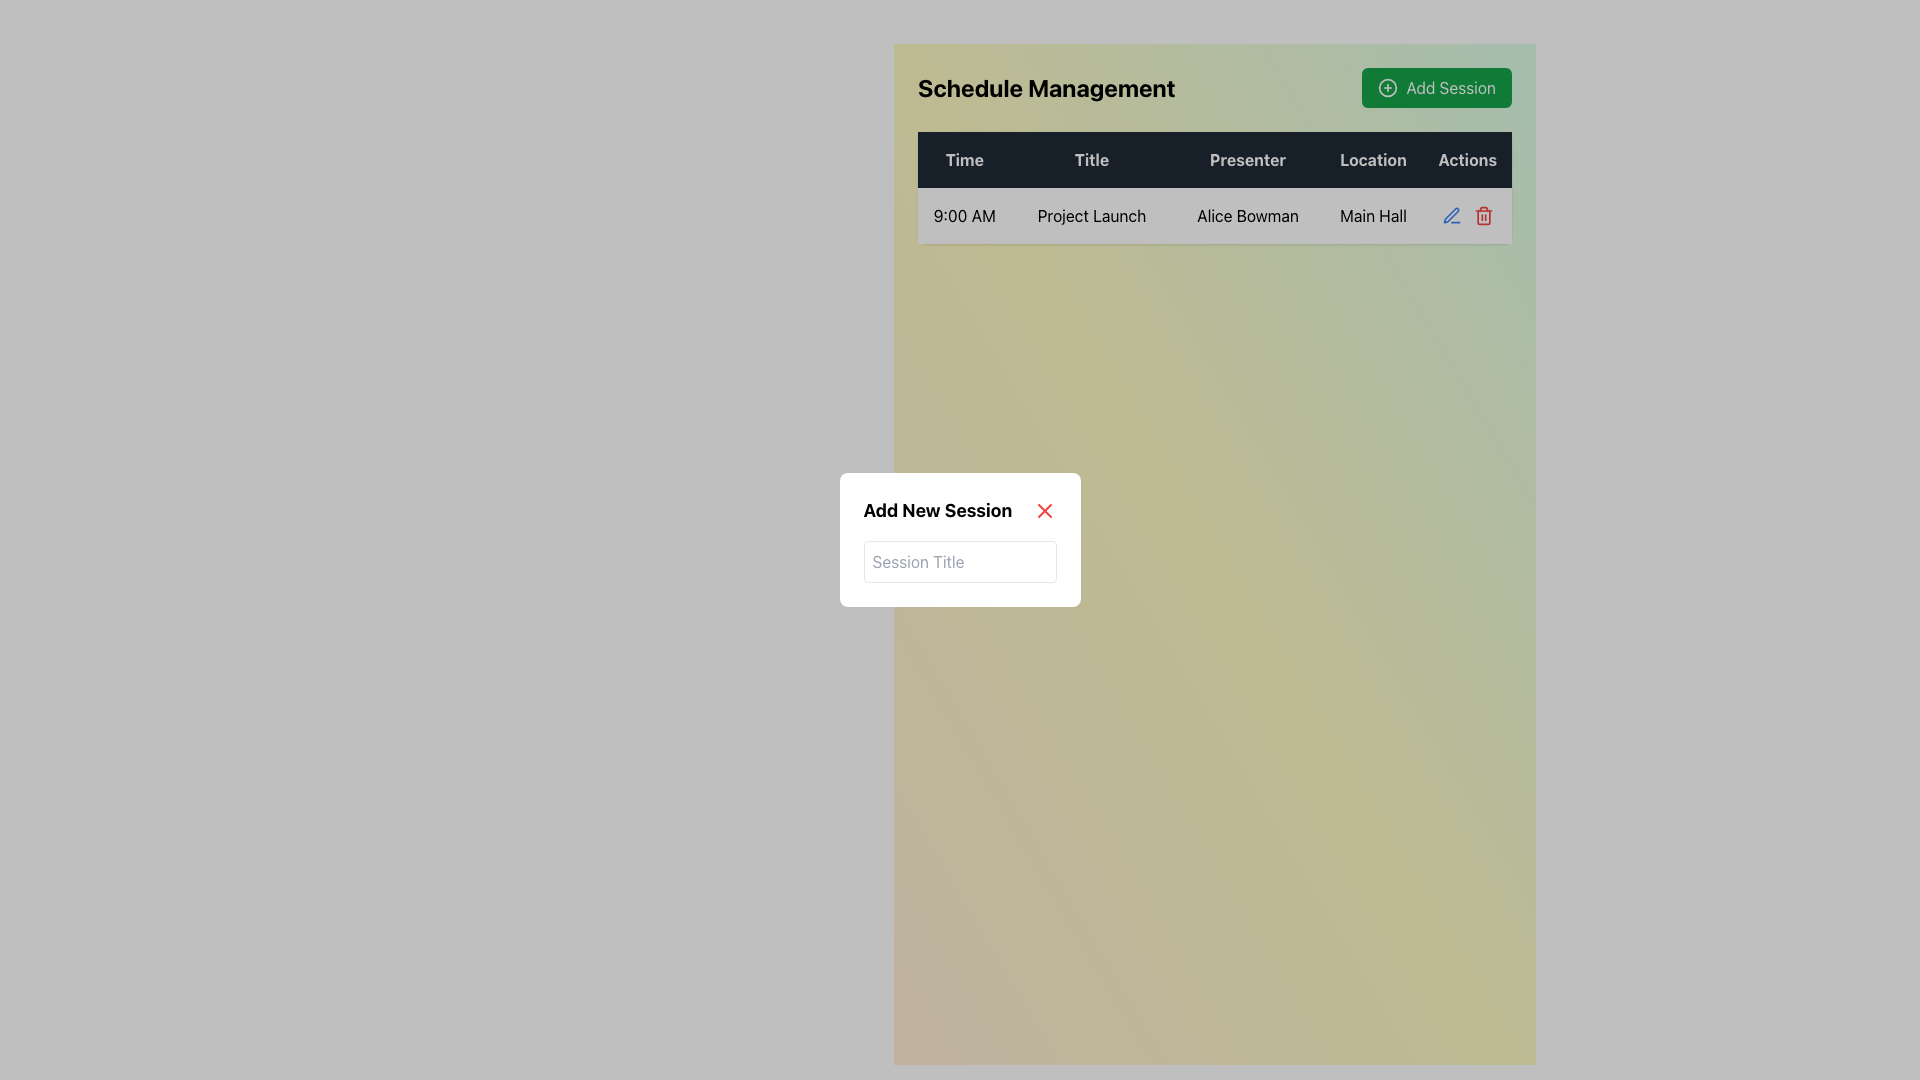 This screenshot has width=1920, height=1080. What do you see at coordinates (1483, 217) in the screenshot?
I see `the delete button icon in the Actions column` at bounding box center [1483, 217].